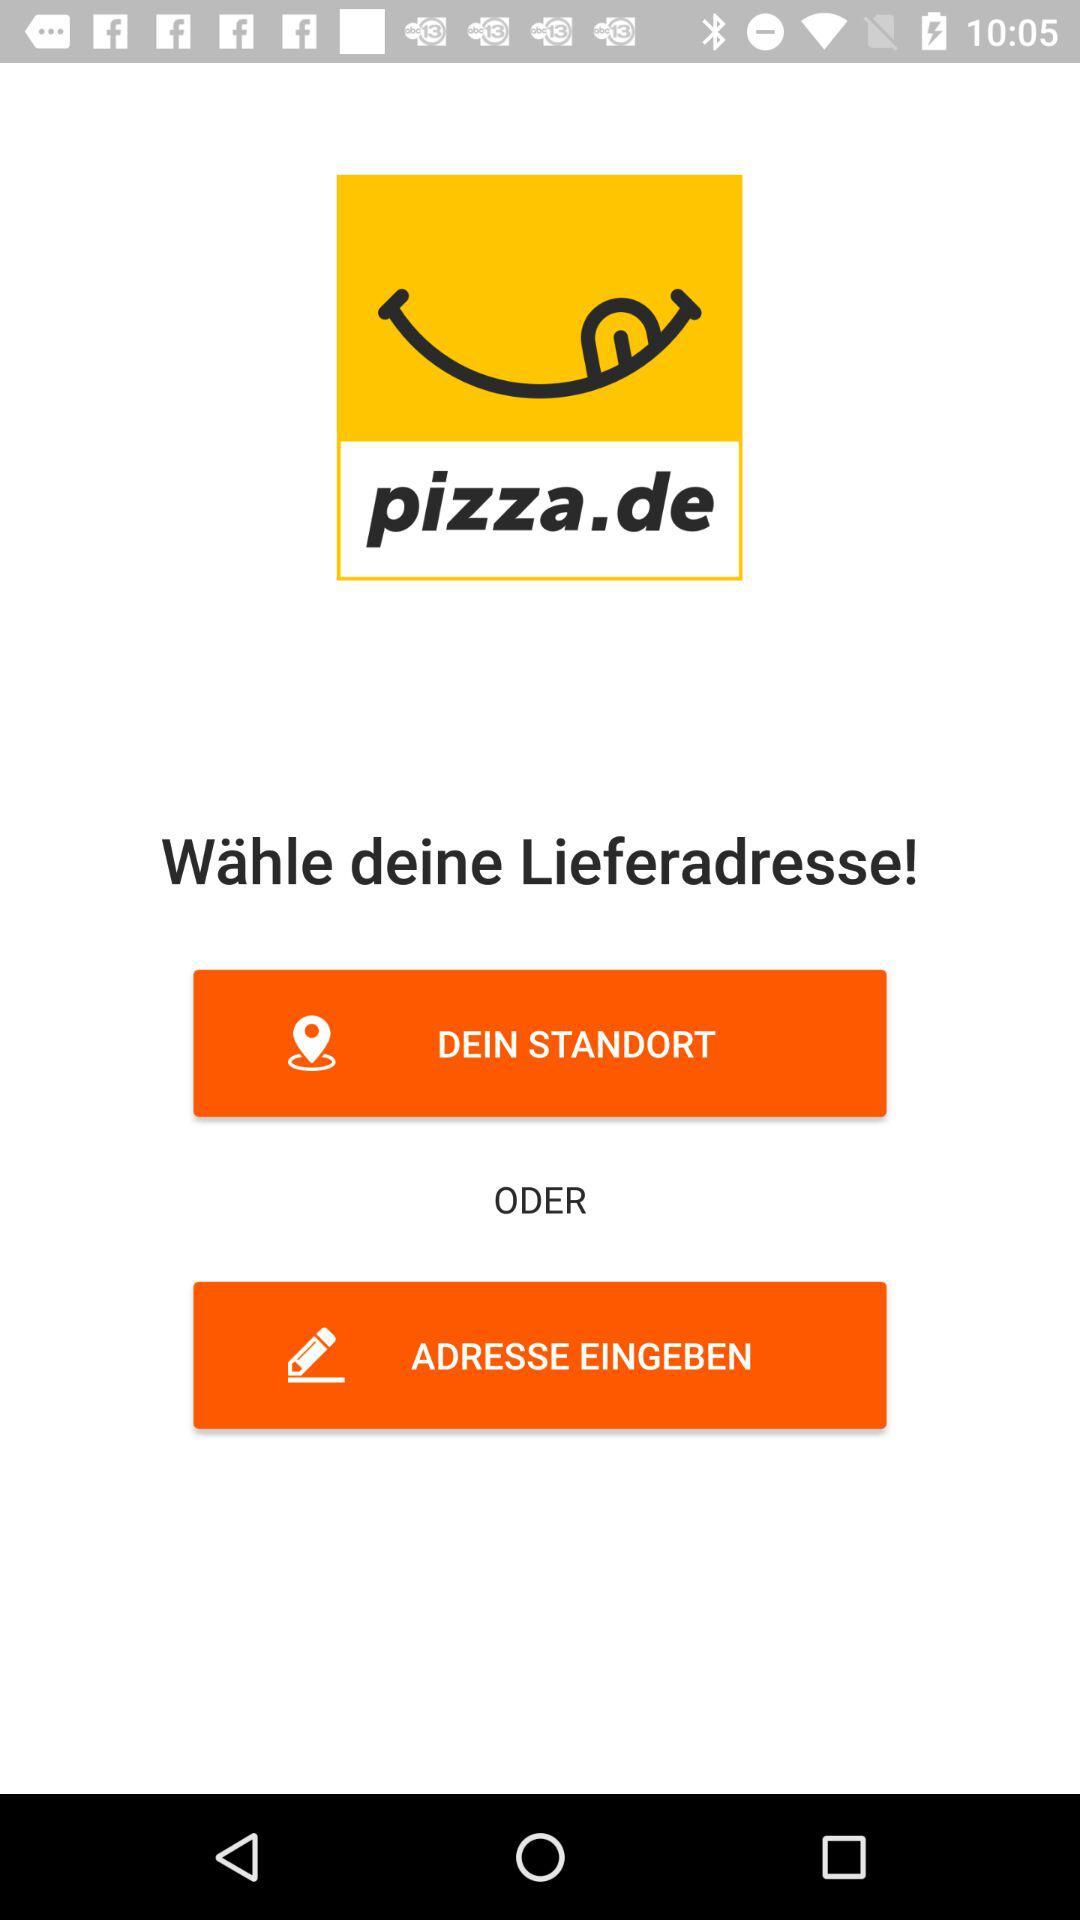  What do you see at coordinates (540, 1355) in the screenshot?
I see `icon below the oder` at bounding box center [540, 1355].